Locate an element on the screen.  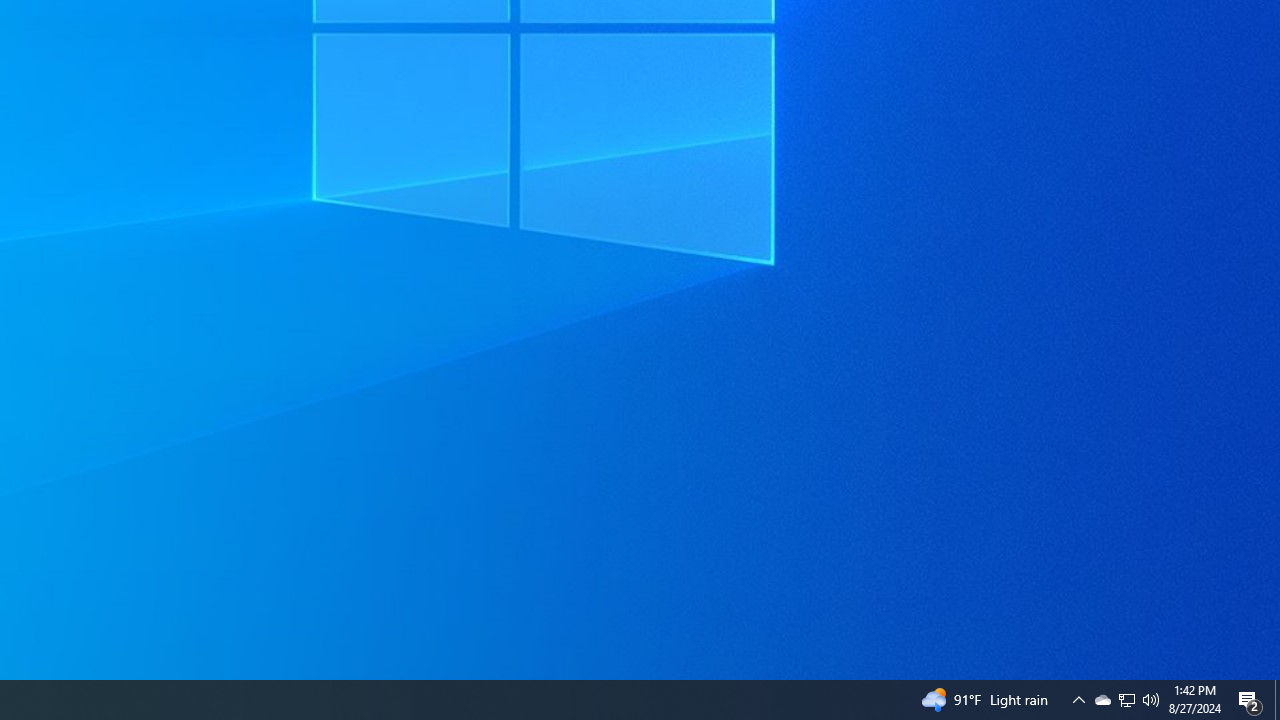
'User Promoted Notification Area' is located at coordinates (1127, 698).